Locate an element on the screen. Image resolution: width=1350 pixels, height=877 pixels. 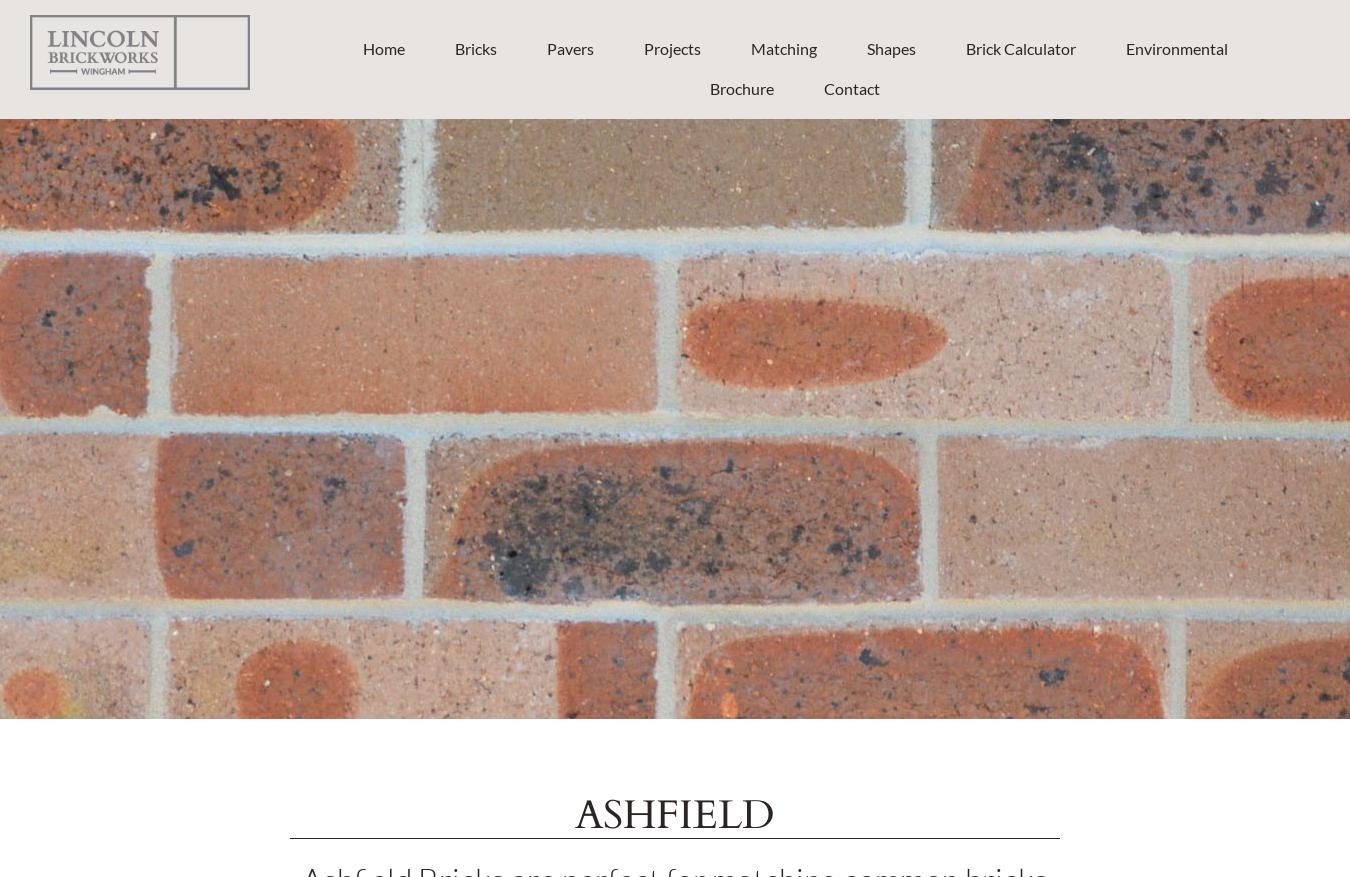
'Shapes' is located at coordinates (890, 47).